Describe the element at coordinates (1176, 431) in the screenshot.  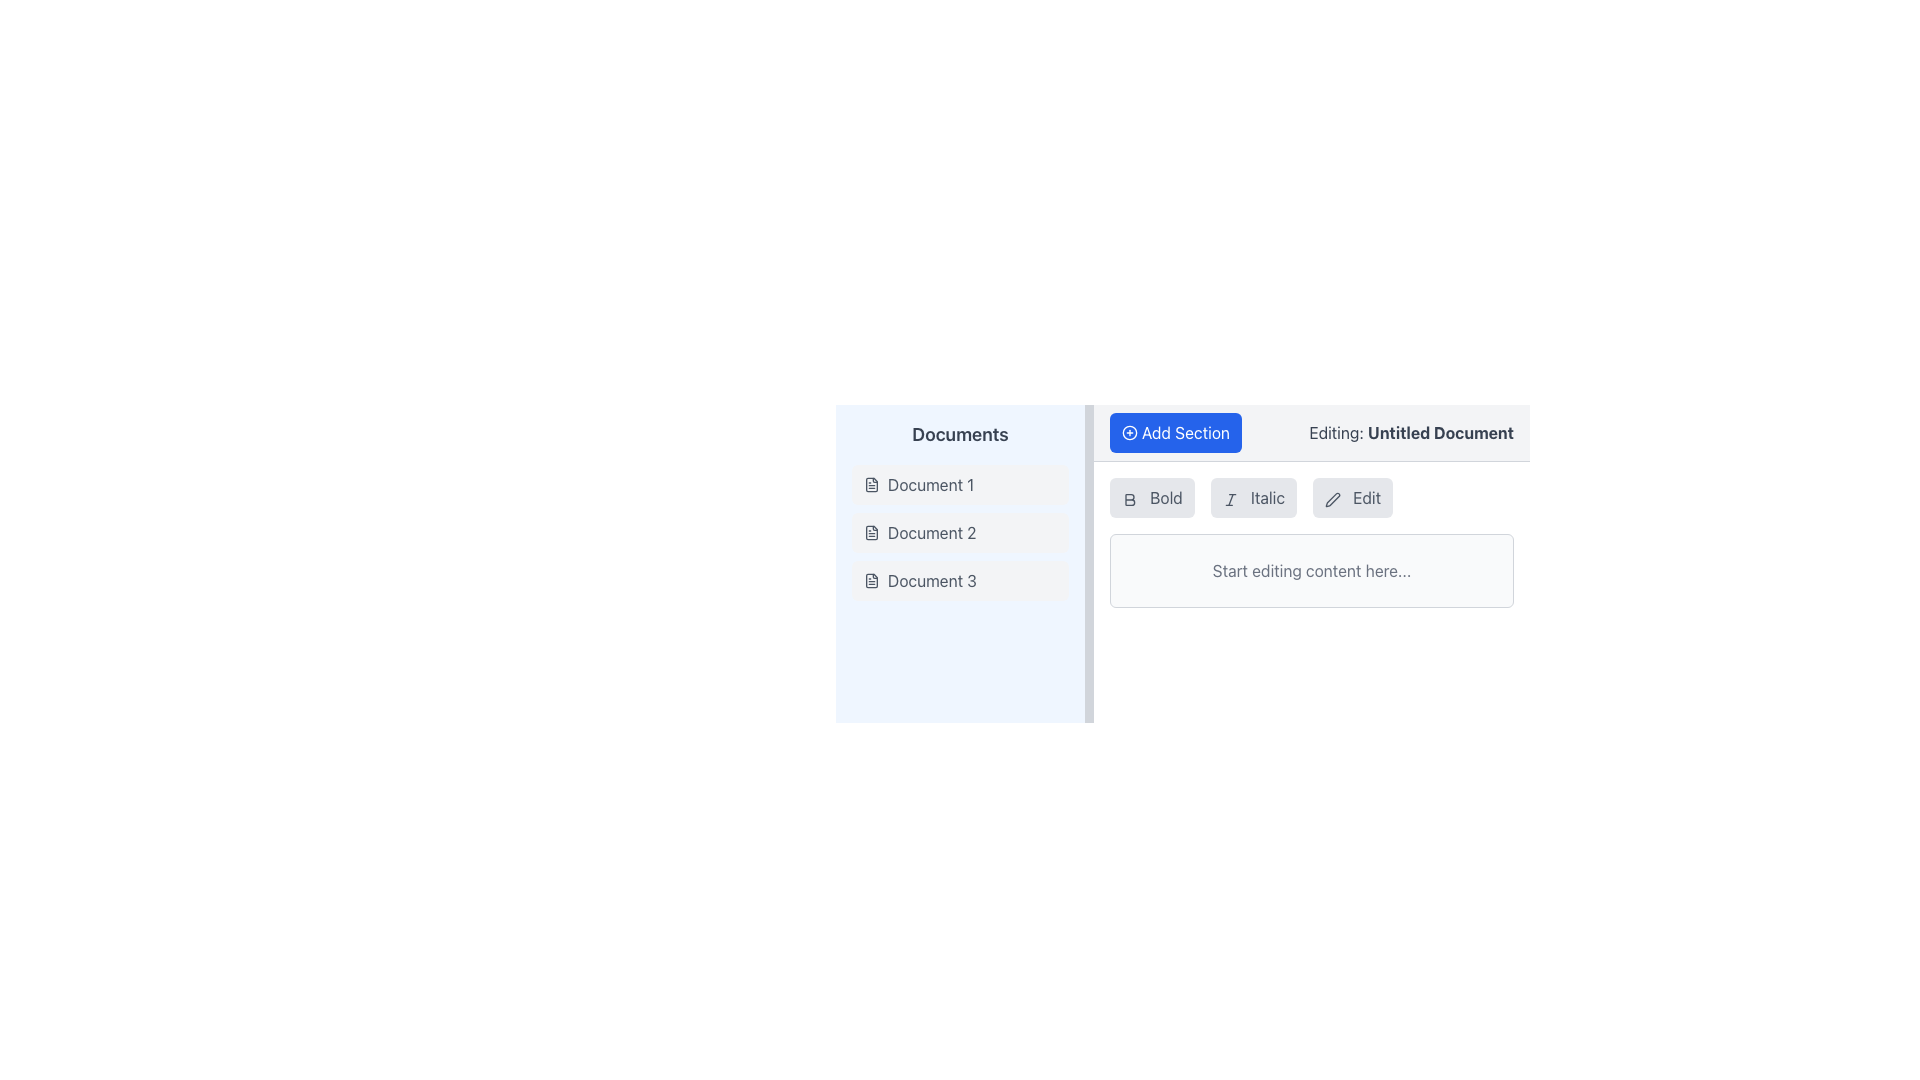
I see `the button with a blue background and white text reading 'Add Section' for keyboard navigation` at that location.